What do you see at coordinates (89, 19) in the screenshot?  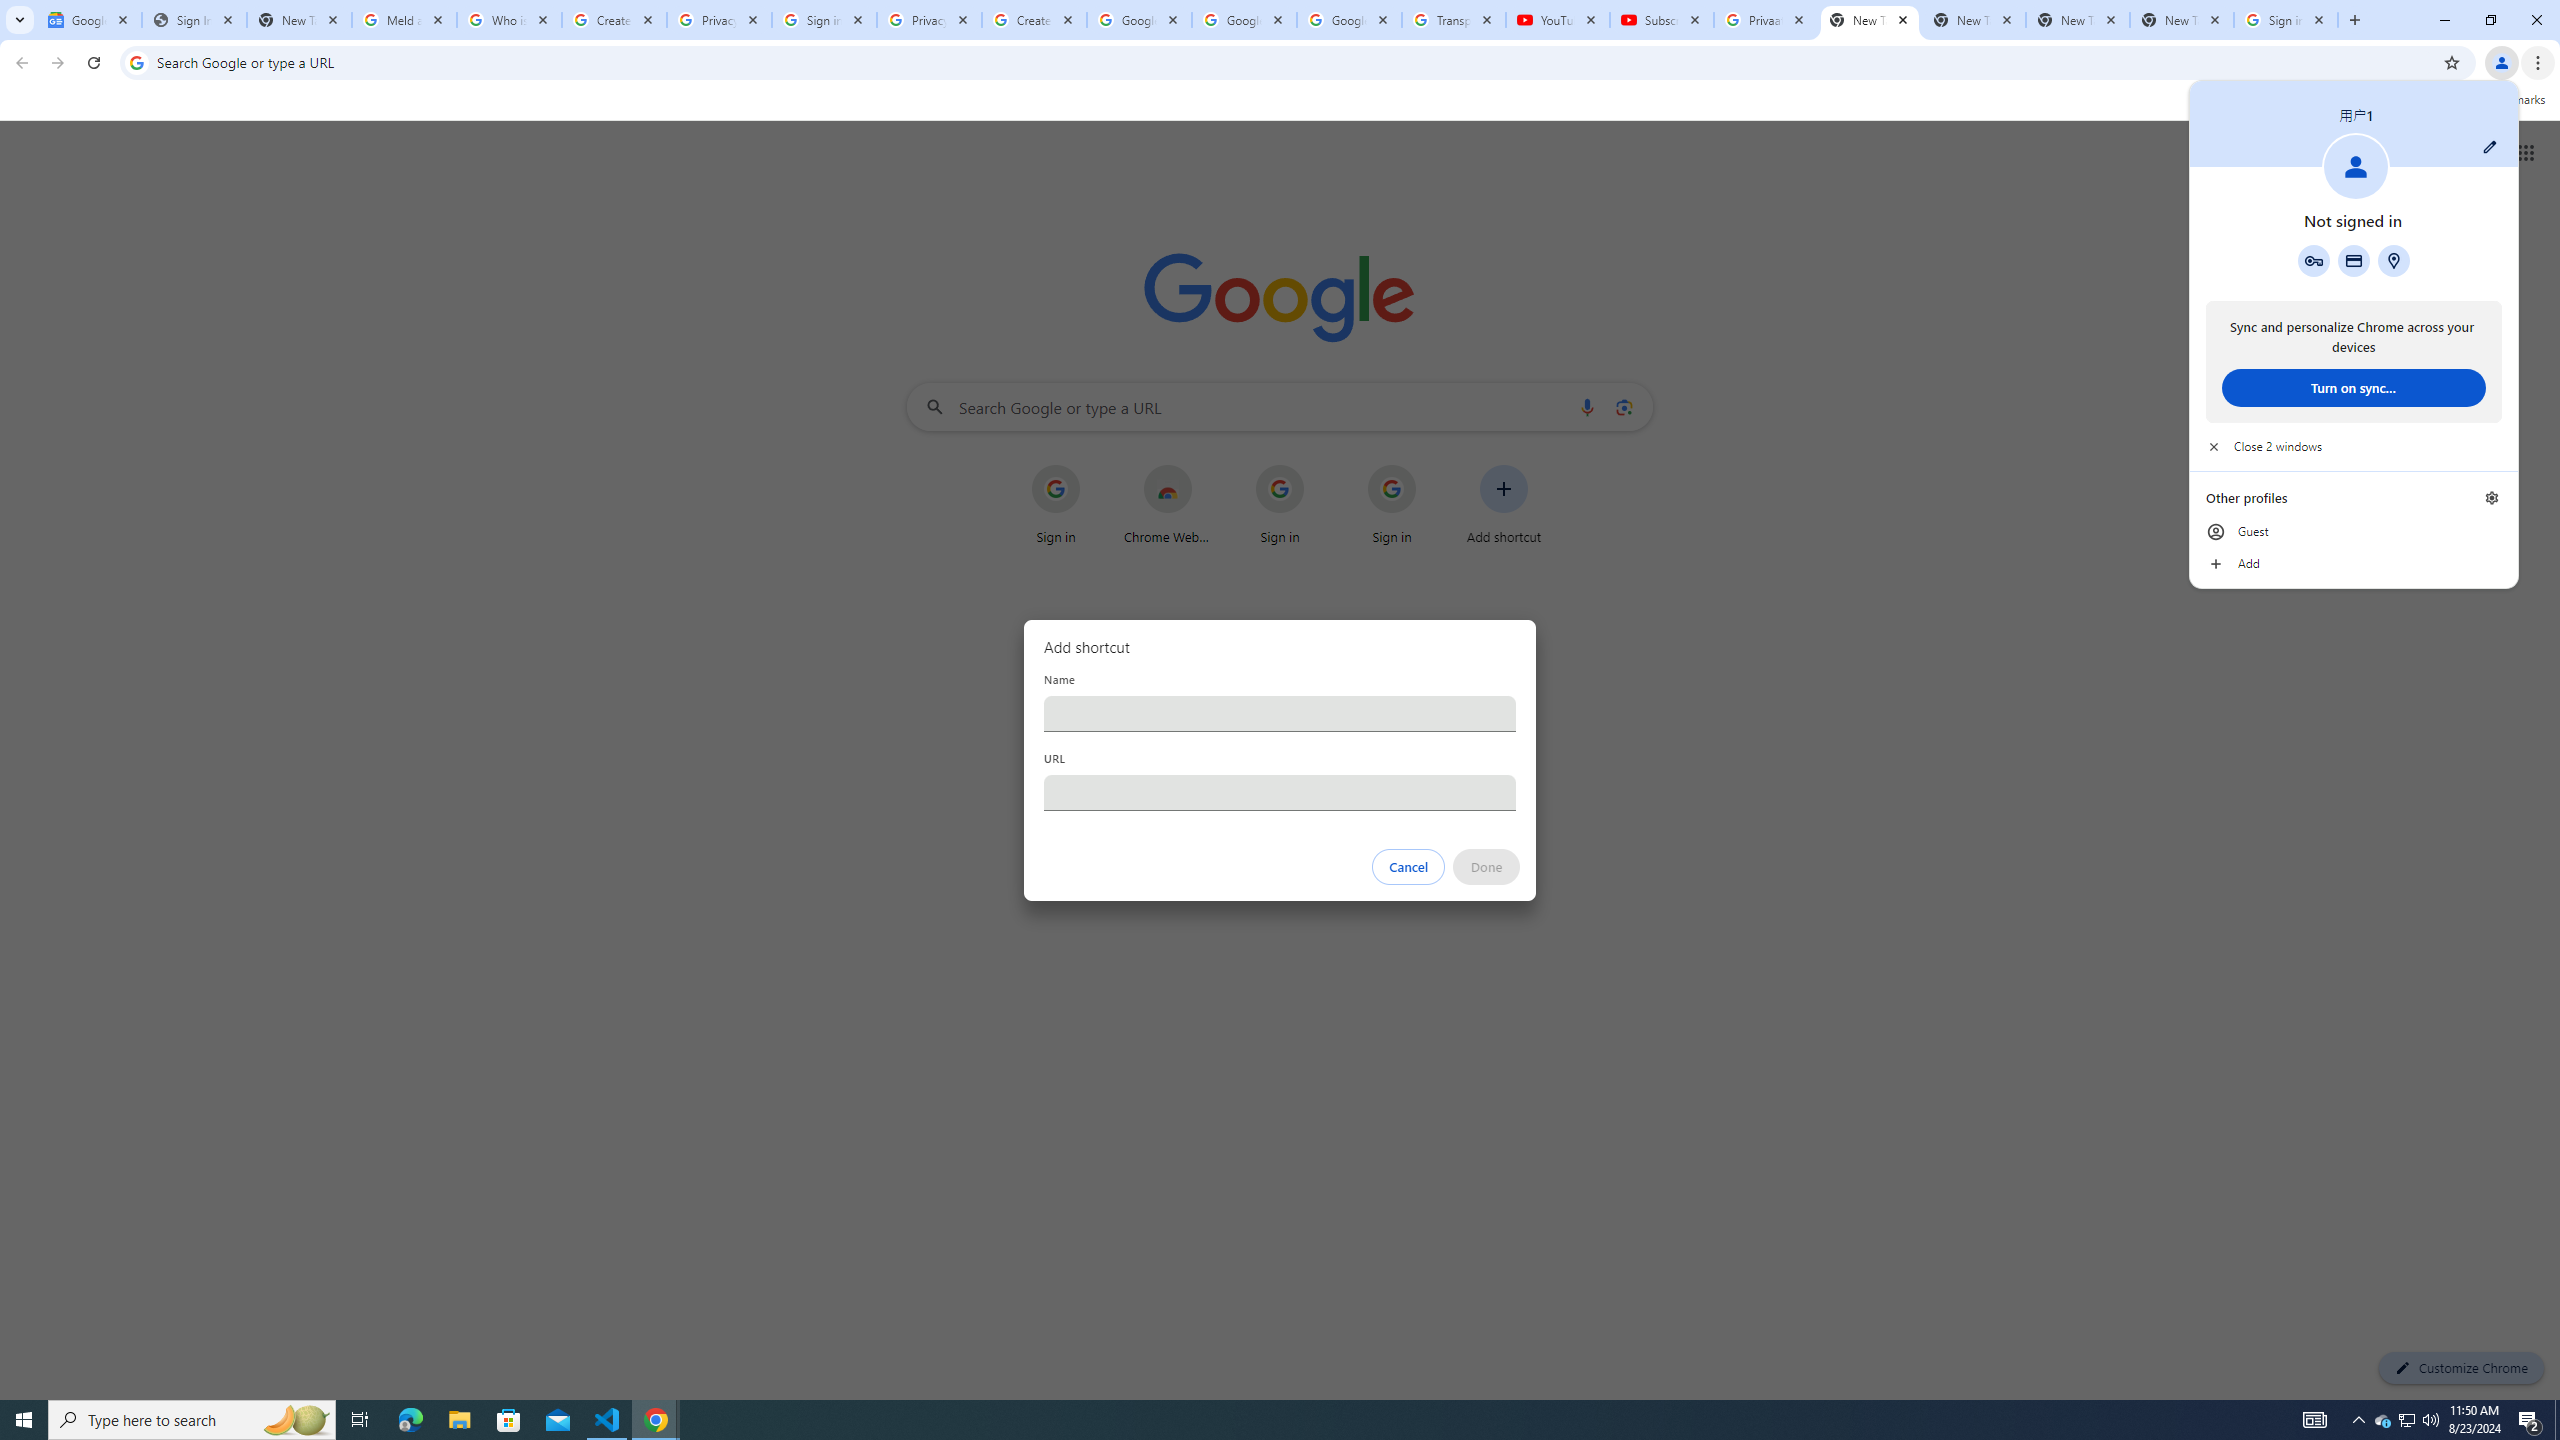 I see `'Google News'` at bounding box center [89, 19].